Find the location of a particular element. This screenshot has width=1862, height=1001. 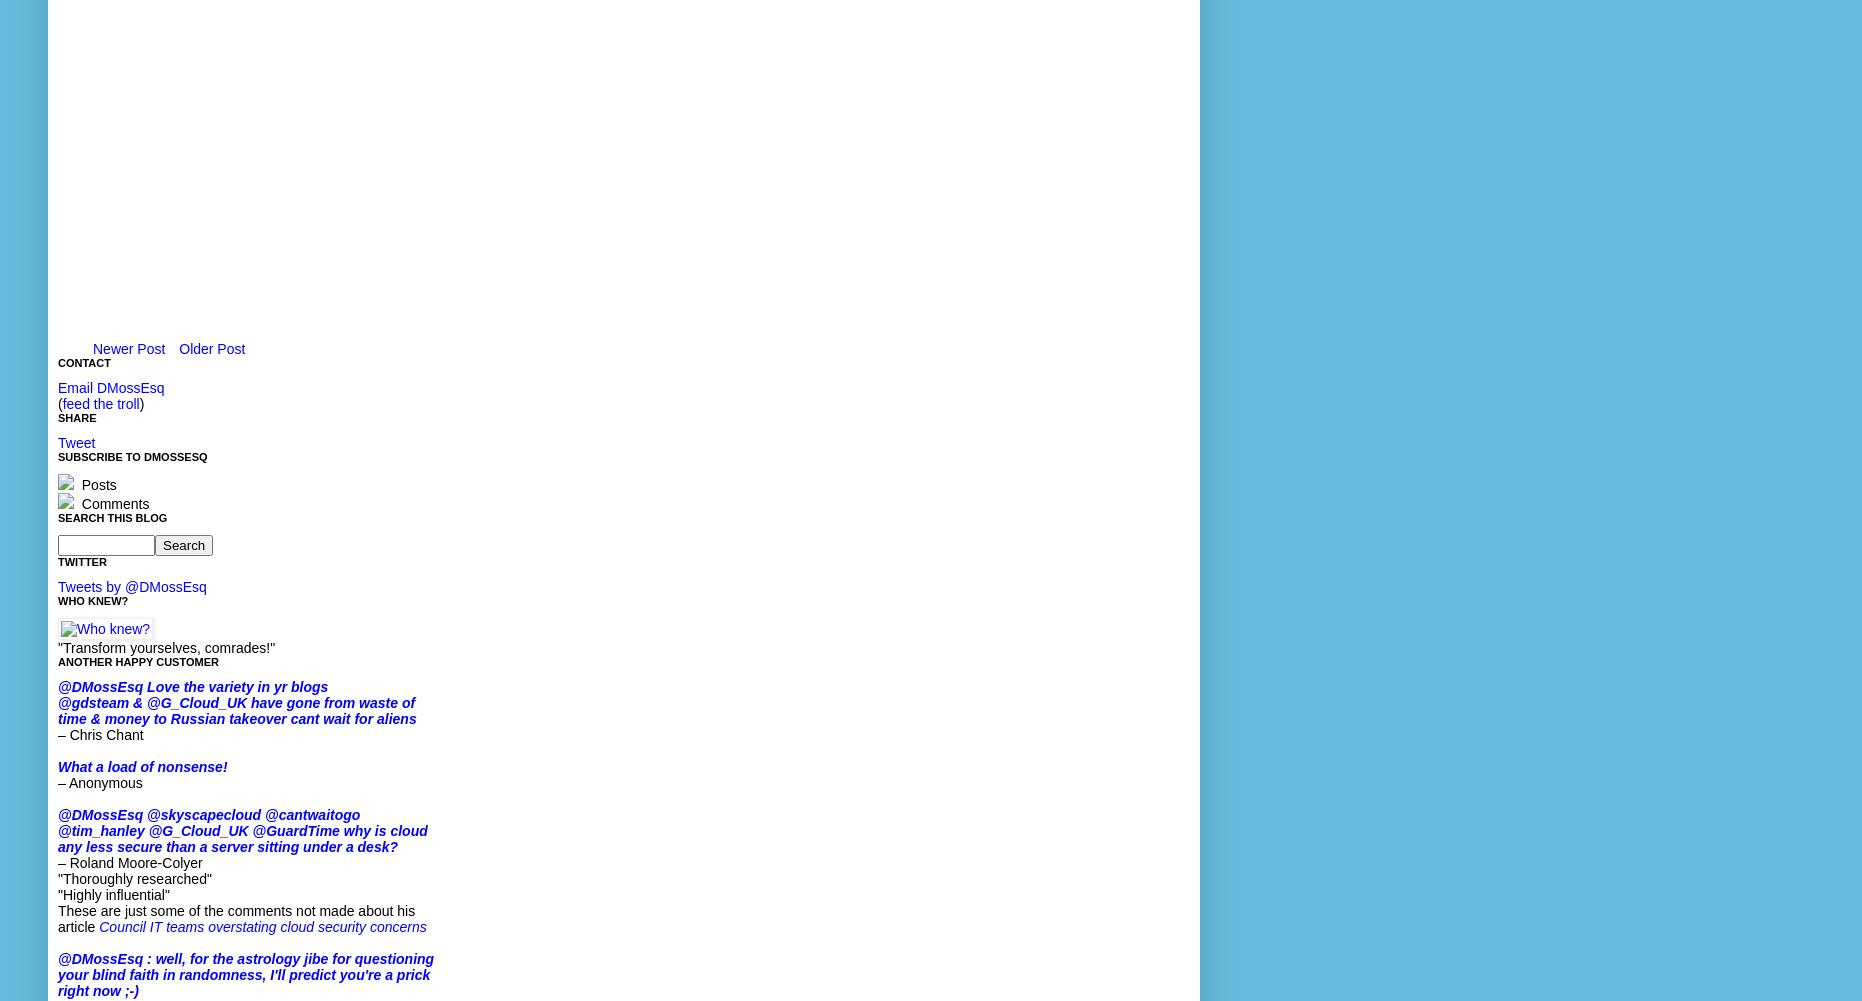

'"Thoroughly researched"' is located at coordinates (56, 878).